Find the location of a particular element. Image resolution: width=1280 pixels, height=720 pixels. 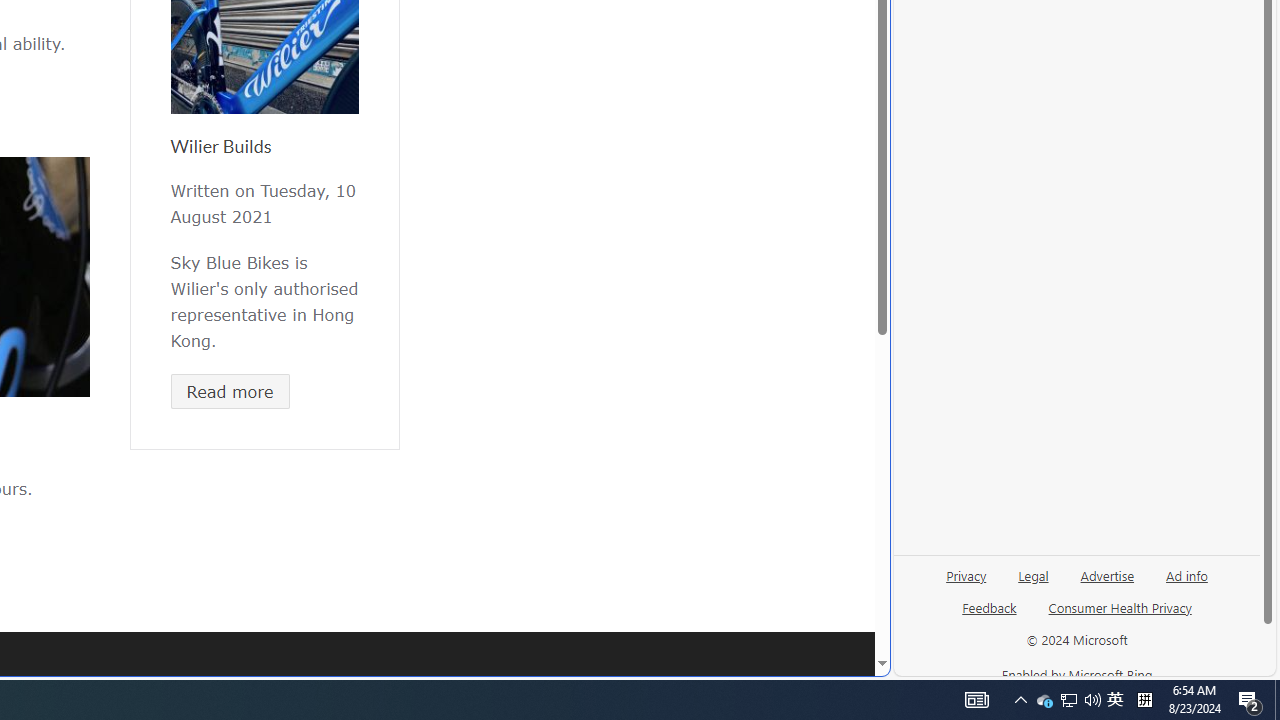

'Read more' is located at coordinates (230, 391).